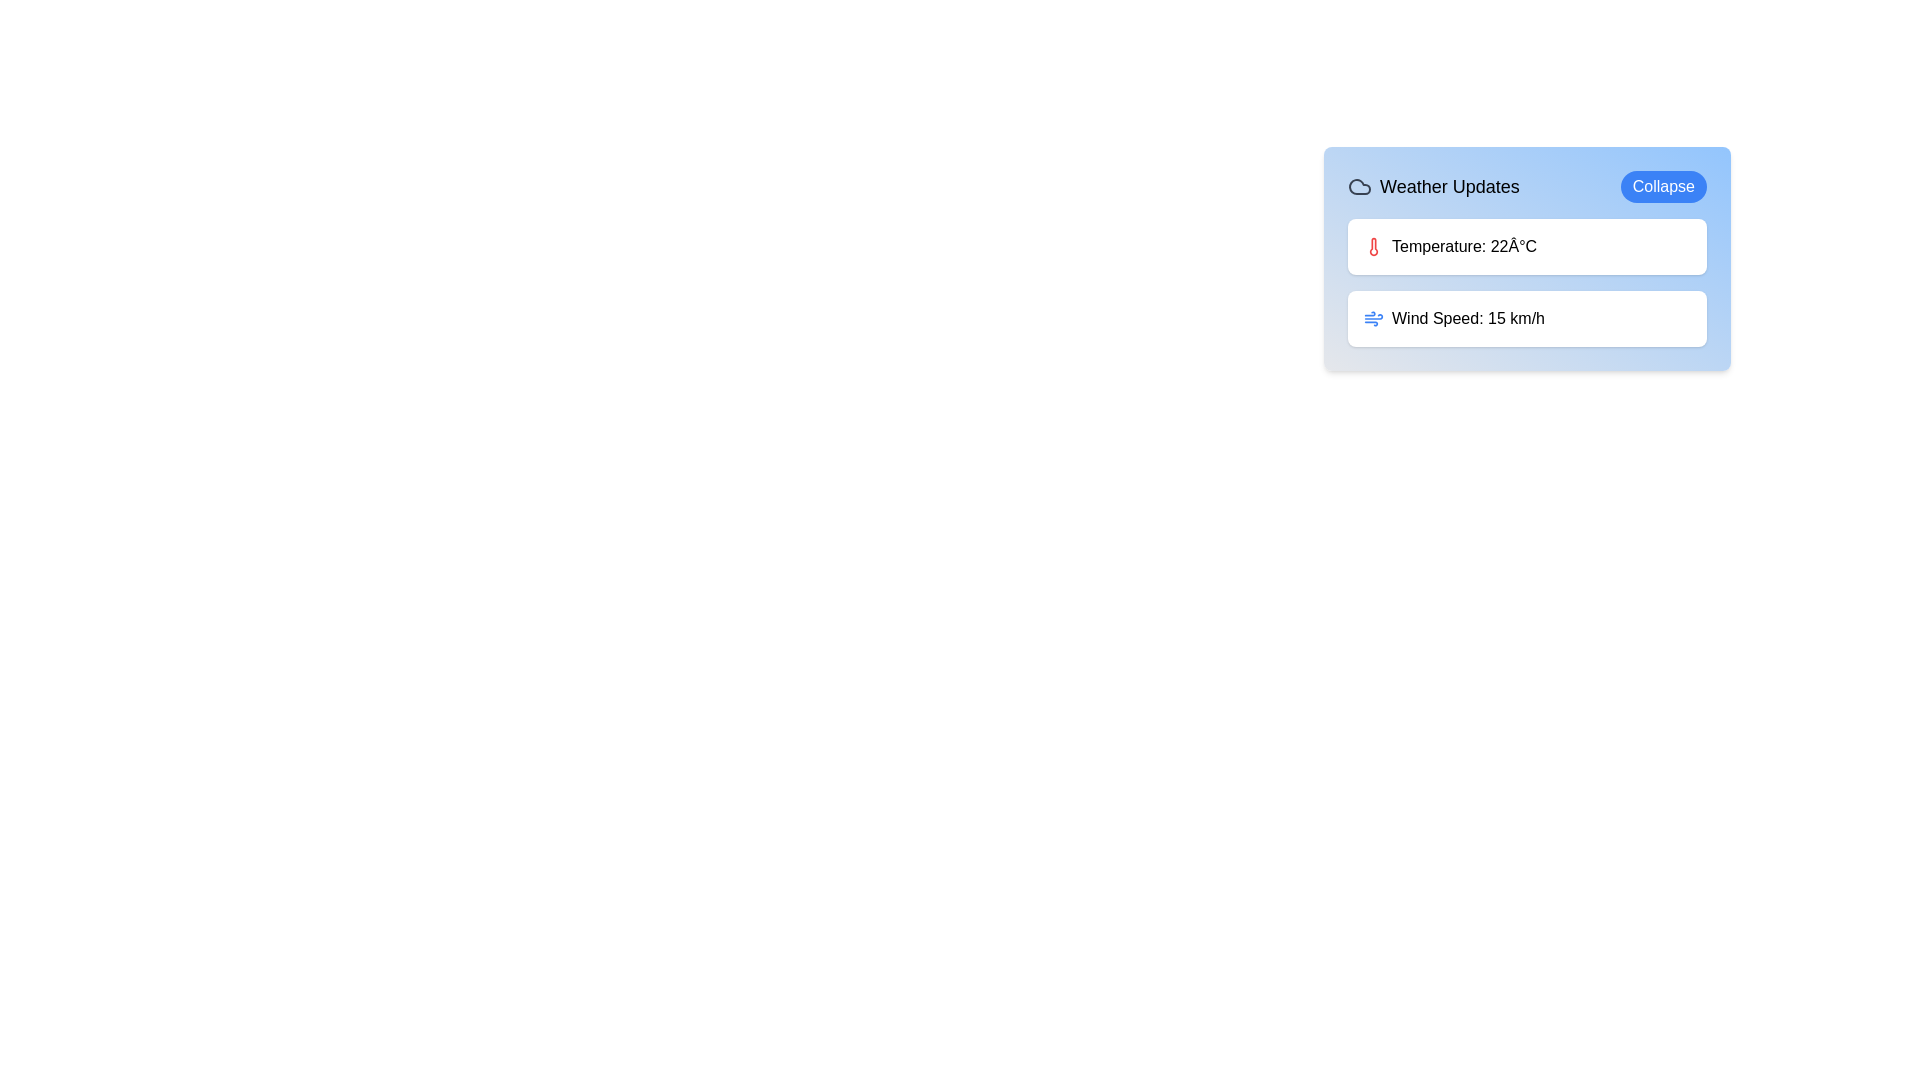  Describe the element at coordinates (1359, 186) in the screenshot. I see `the weather icon that visually represents weather-related information in the header of the weather updates section` at that location.